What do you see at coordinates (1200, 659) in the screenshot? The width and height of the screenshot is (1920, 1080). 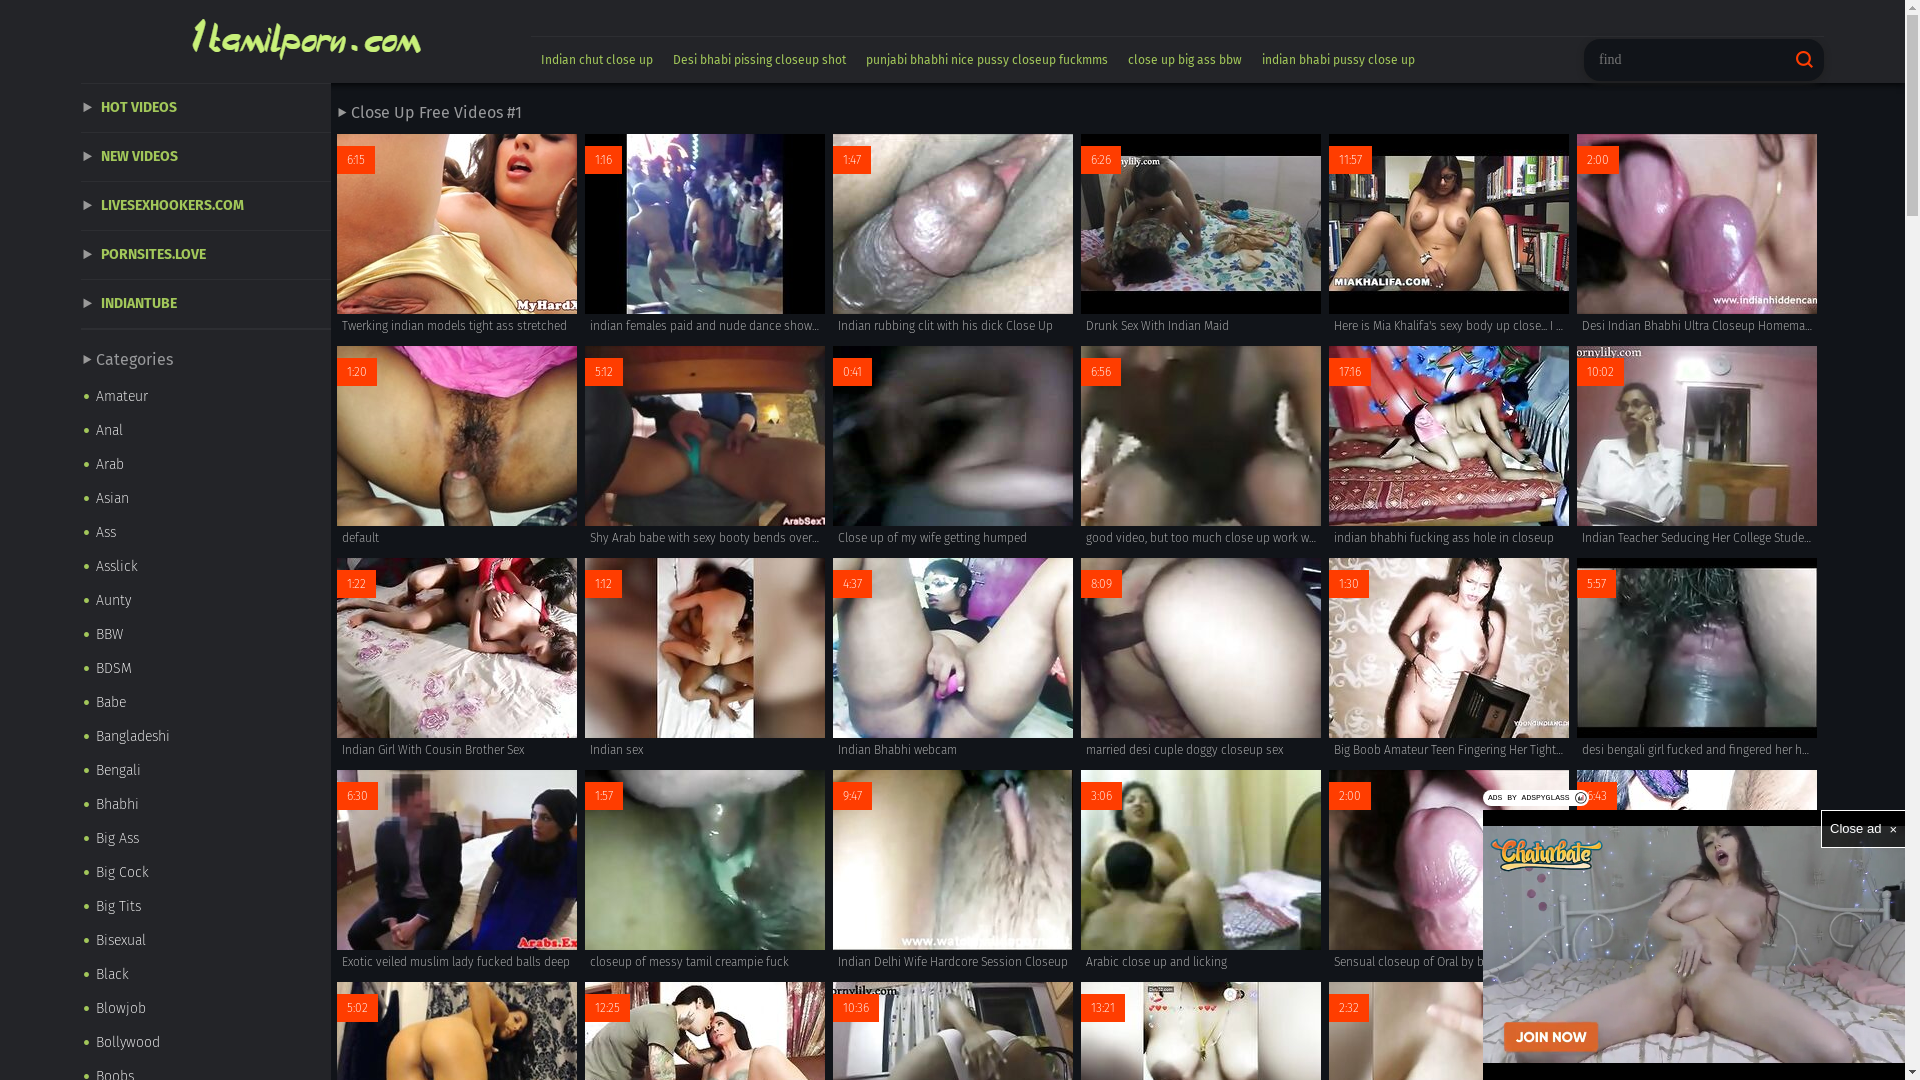 I see `'8:09` at bounding box center [1200, 659].